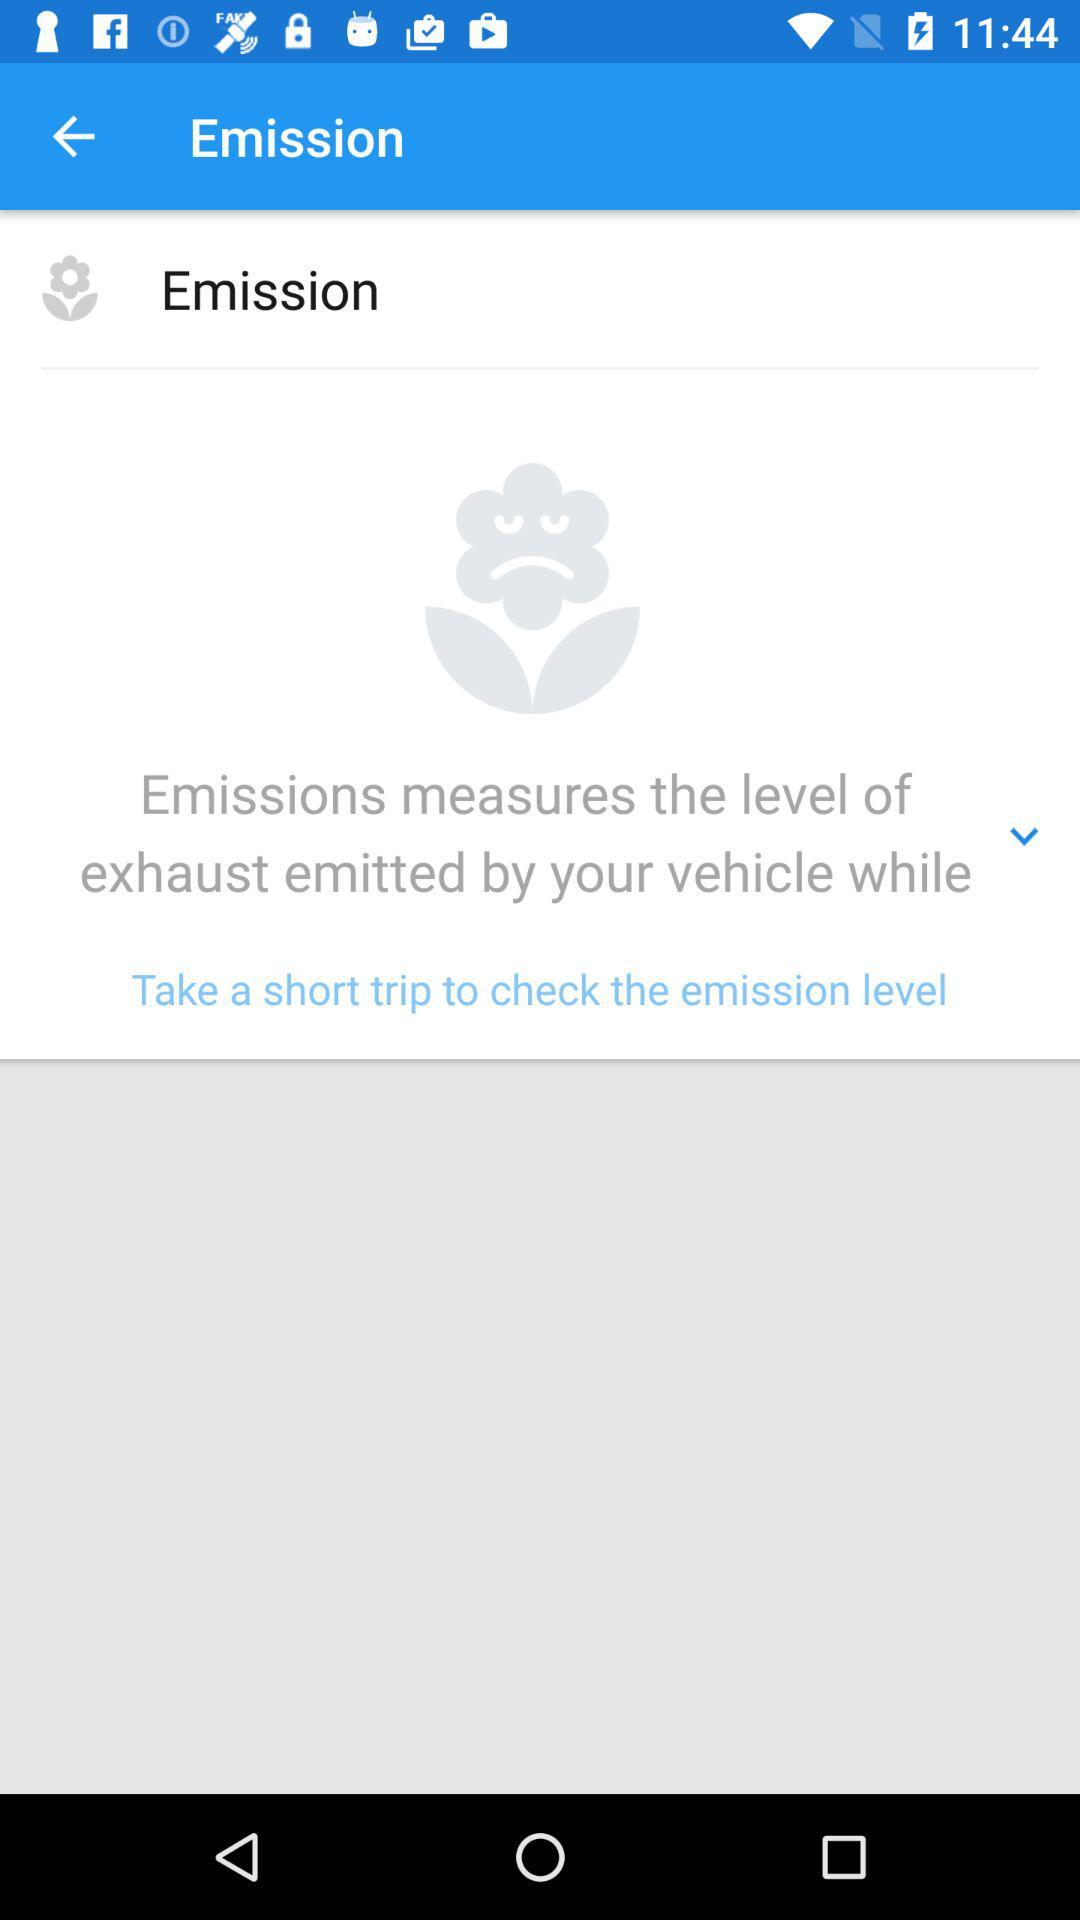  Describe the element at coordinates (72, 135) in the screenshot. I see `item to the left of emission icon` at that location.